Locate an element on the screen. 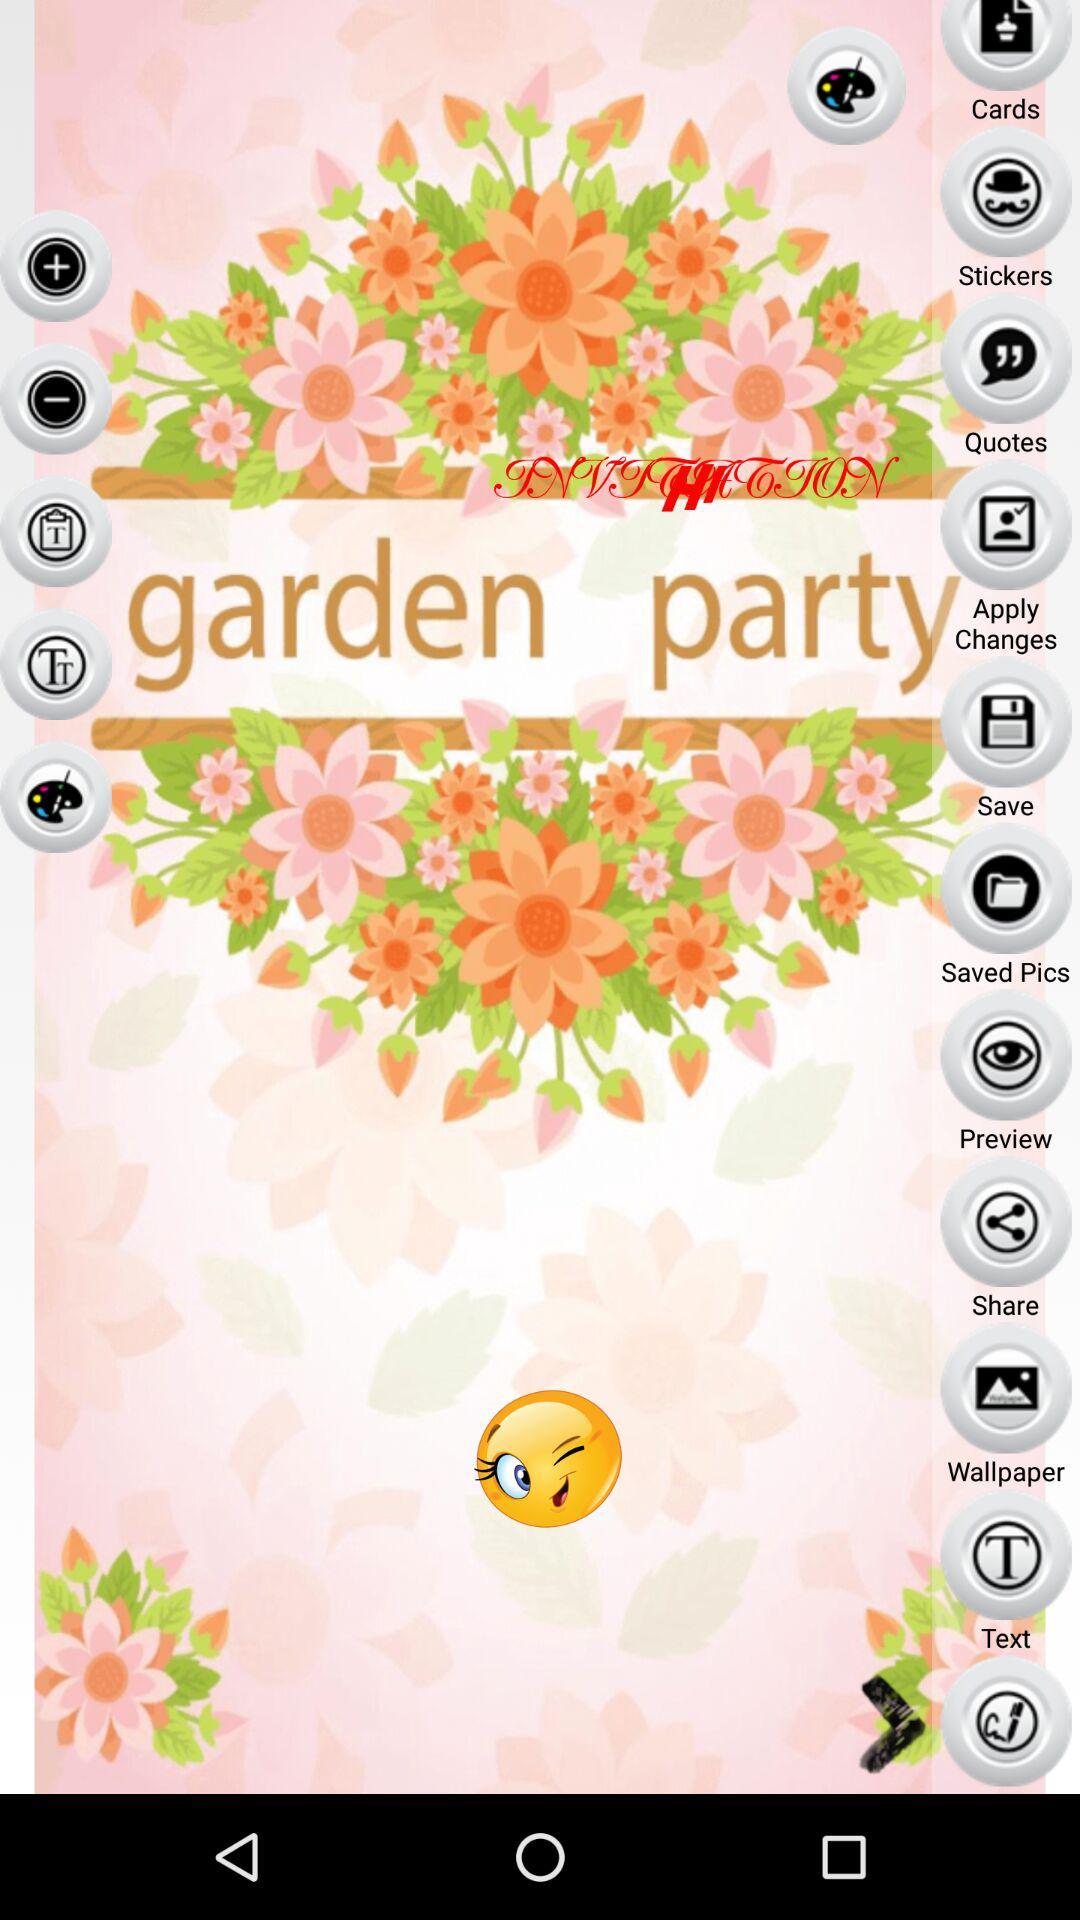 The width and height of the screenshot is (1080, 1920). the info icon is located at coordinates (54, 710).